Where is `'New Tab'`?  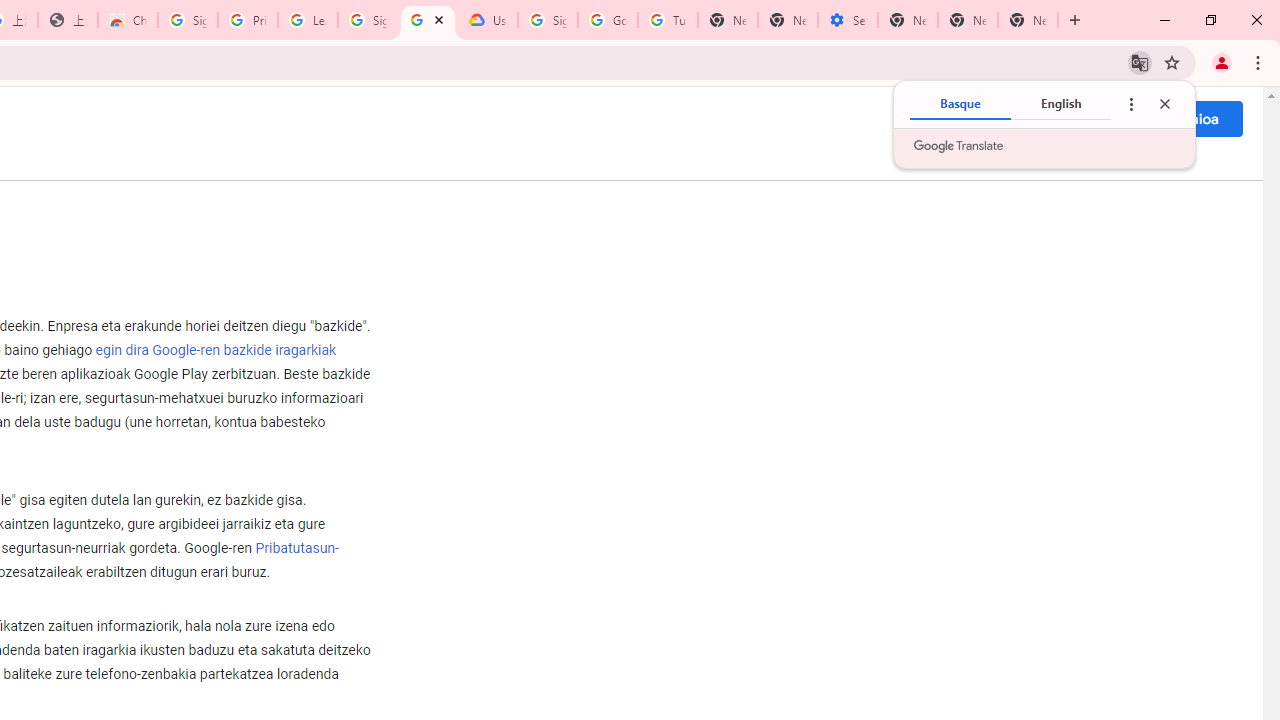 'New Tab' is located at coordinates (1028, 20).